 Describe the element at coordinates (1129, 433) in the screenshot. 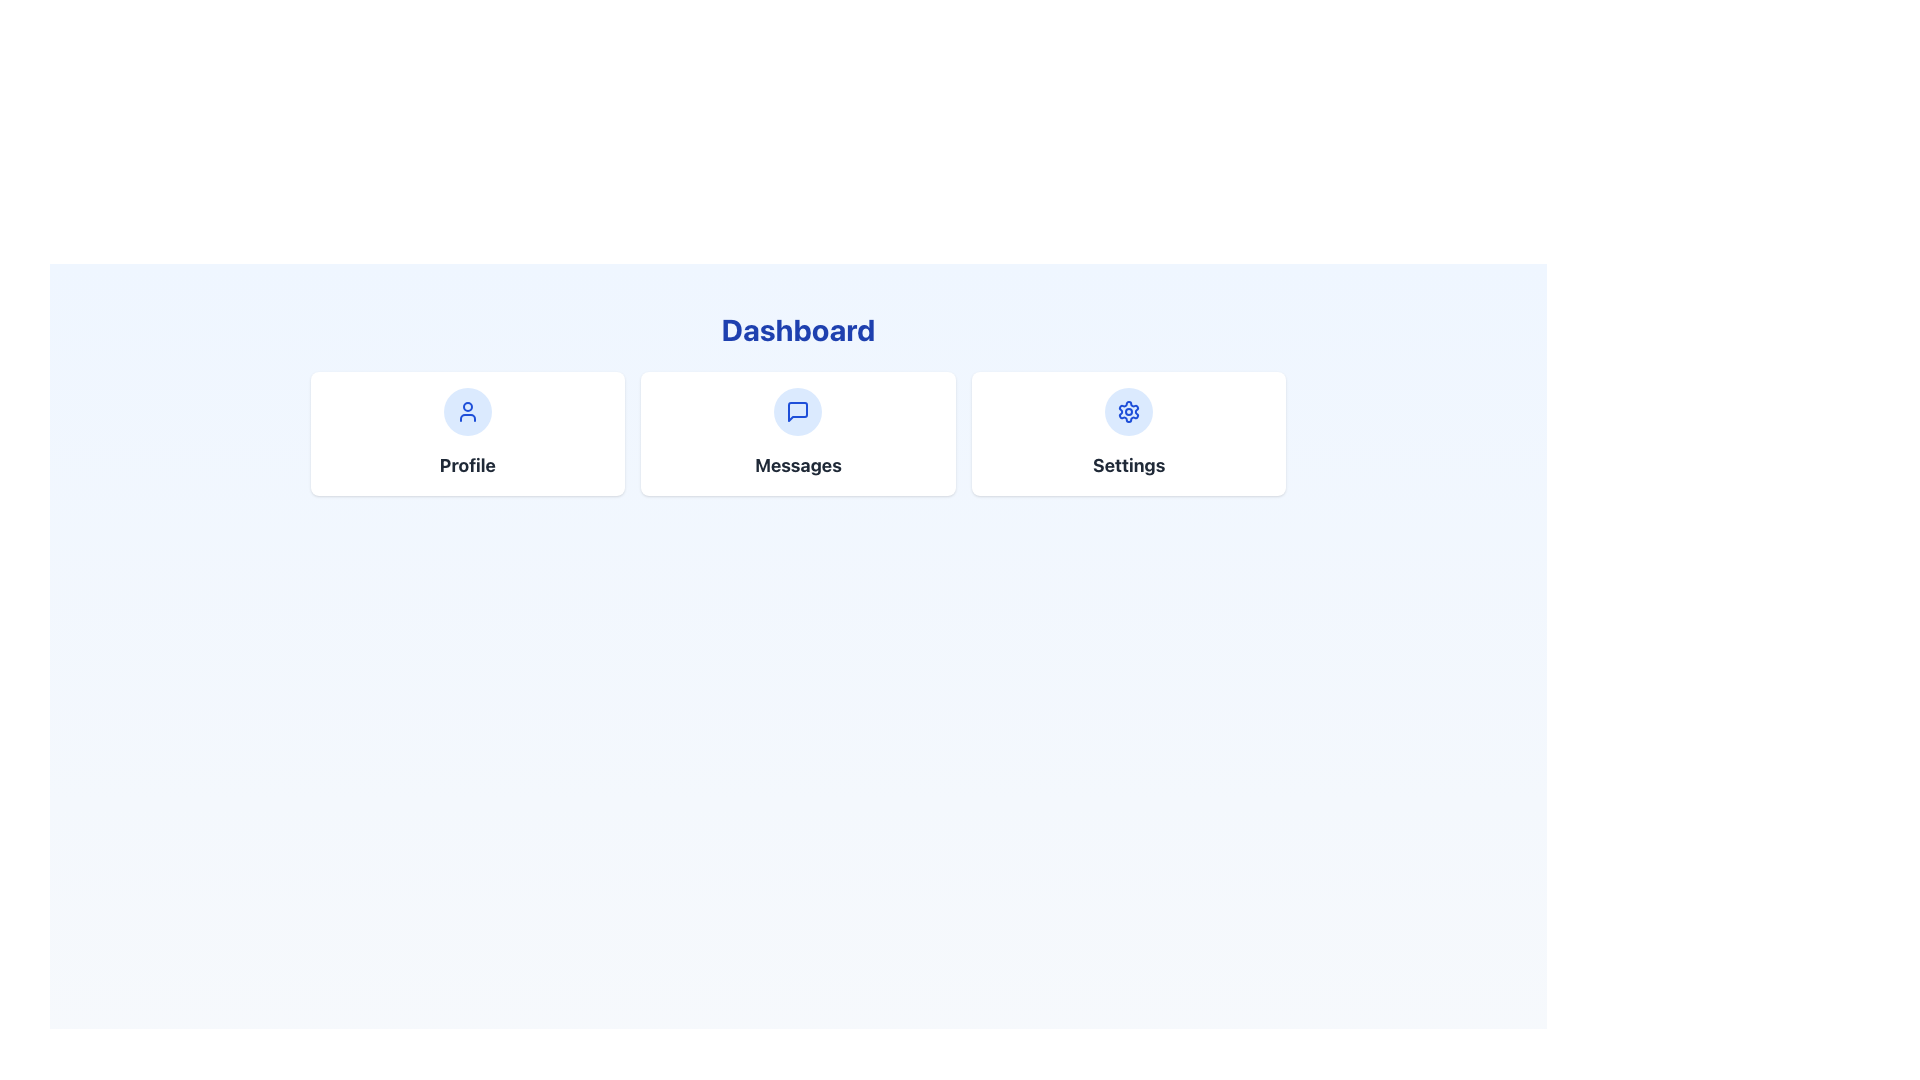

I see `the Settings button with a gear icon` at that location.